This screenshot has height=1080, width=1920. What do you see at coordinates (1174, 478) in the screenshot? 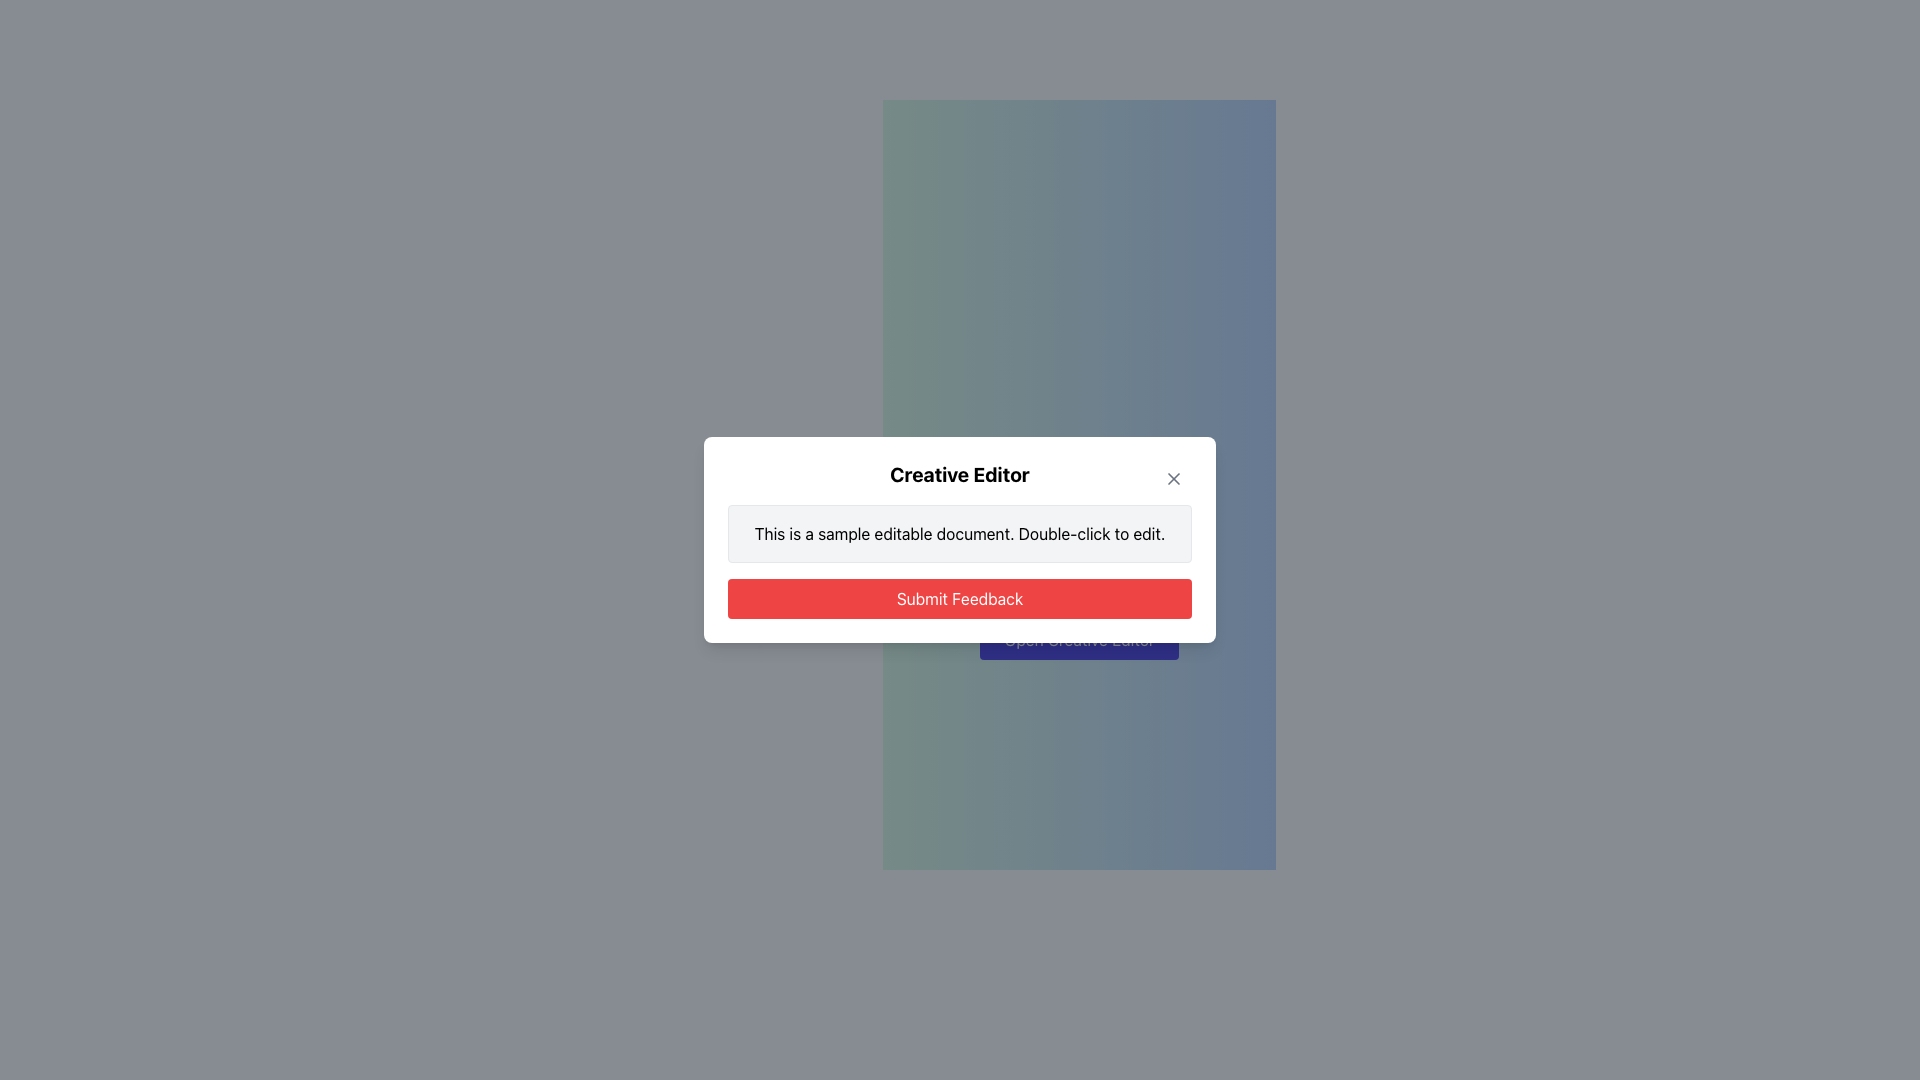
I see `the close button located at the top-right corner of the 'Creative Editor' modal dialog box` at bounding box center [1174, 478].